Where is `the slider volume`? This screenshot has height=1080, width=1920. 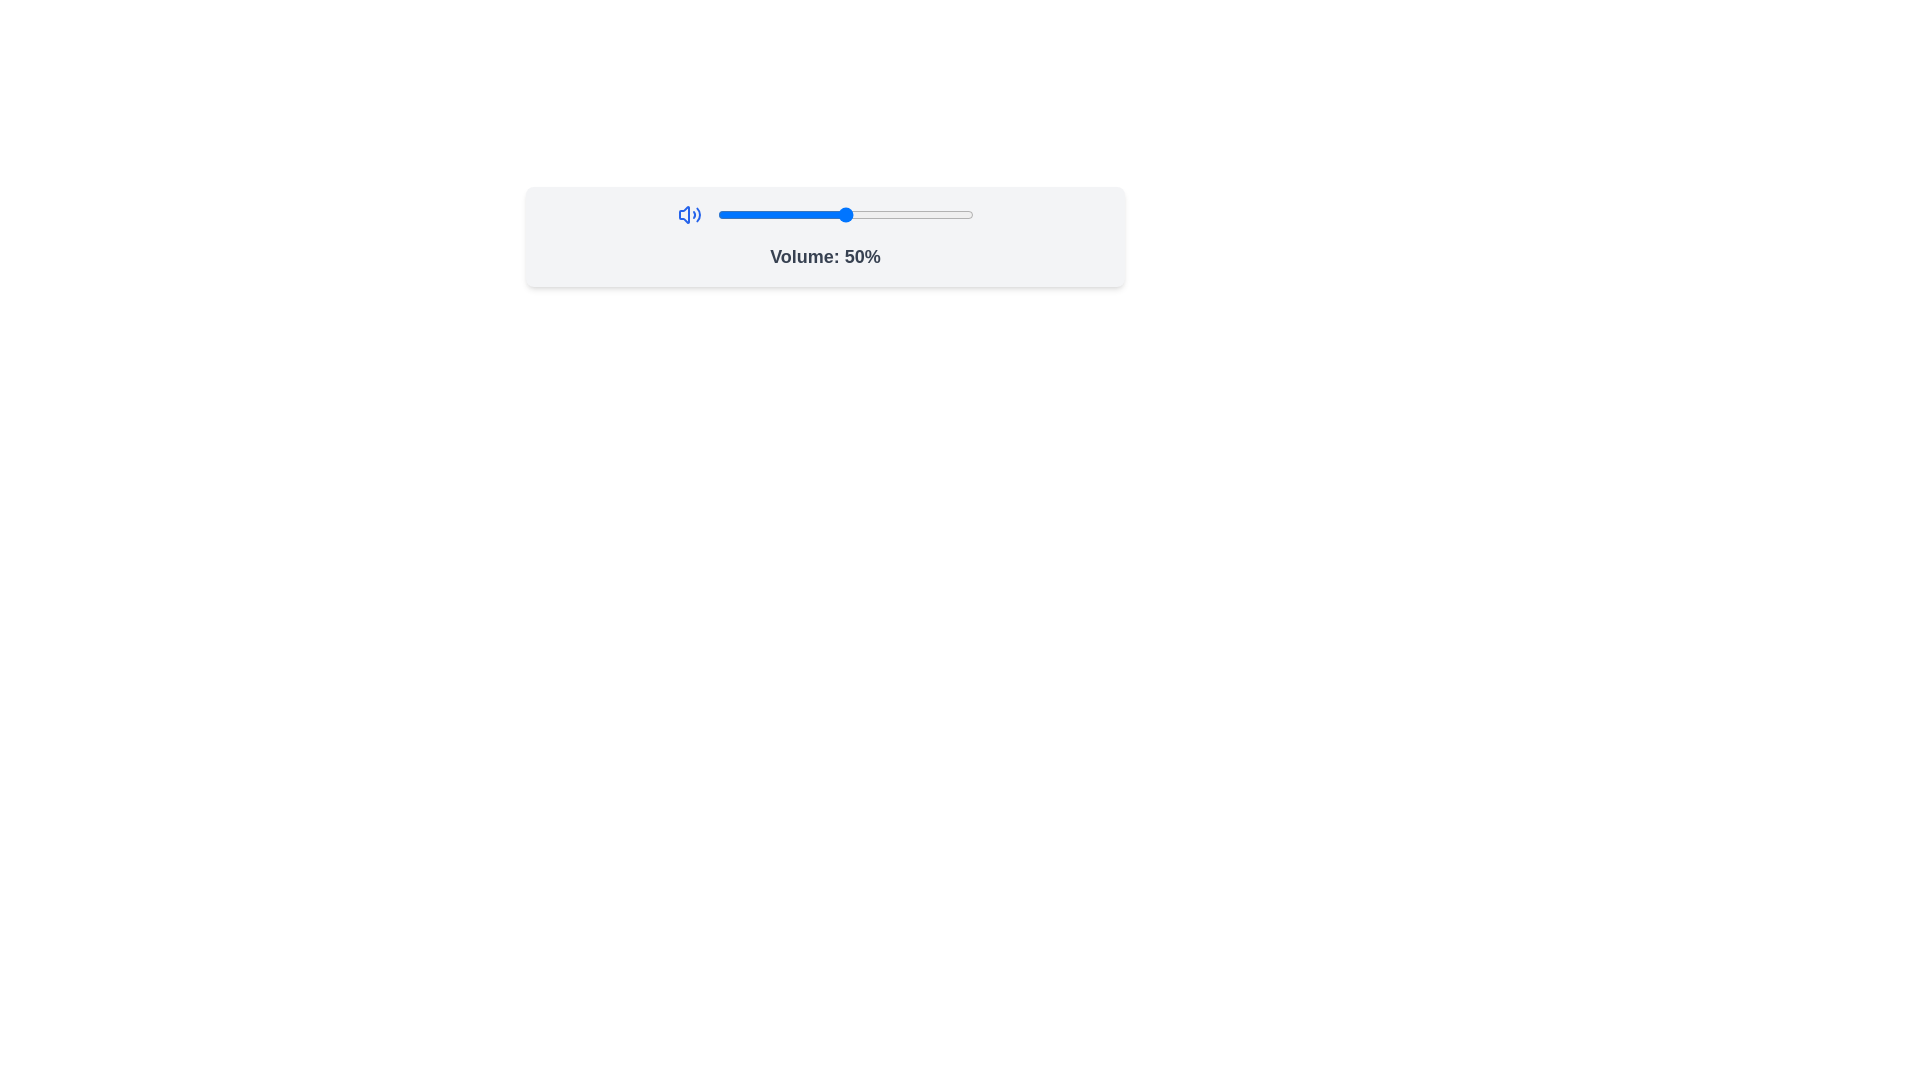
the slider volume is located at coordinates (900, 215).